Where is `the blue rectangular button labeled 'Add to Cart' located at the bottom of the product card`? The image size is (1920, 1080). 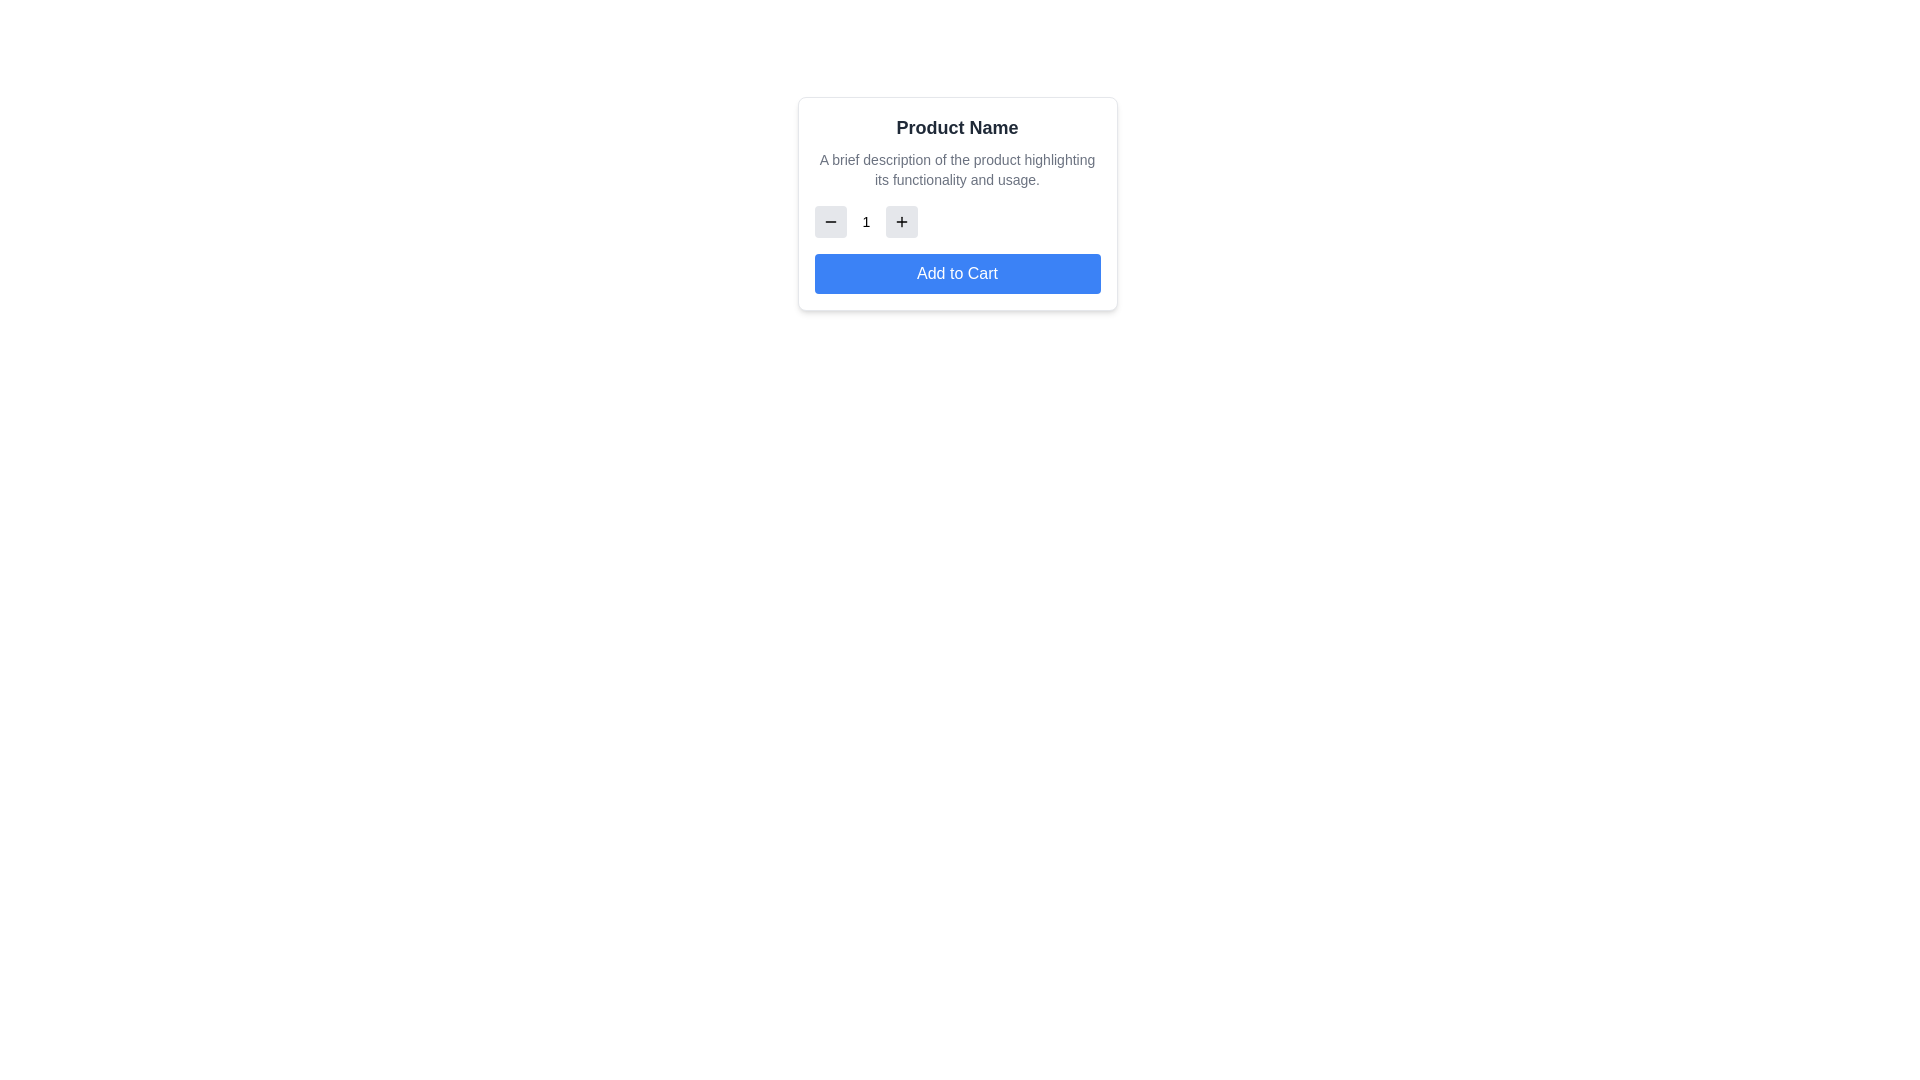
the blue rectangular button labeled 'Add to Cart' located at the bottom of the product card is located at coordinates (956, 273).